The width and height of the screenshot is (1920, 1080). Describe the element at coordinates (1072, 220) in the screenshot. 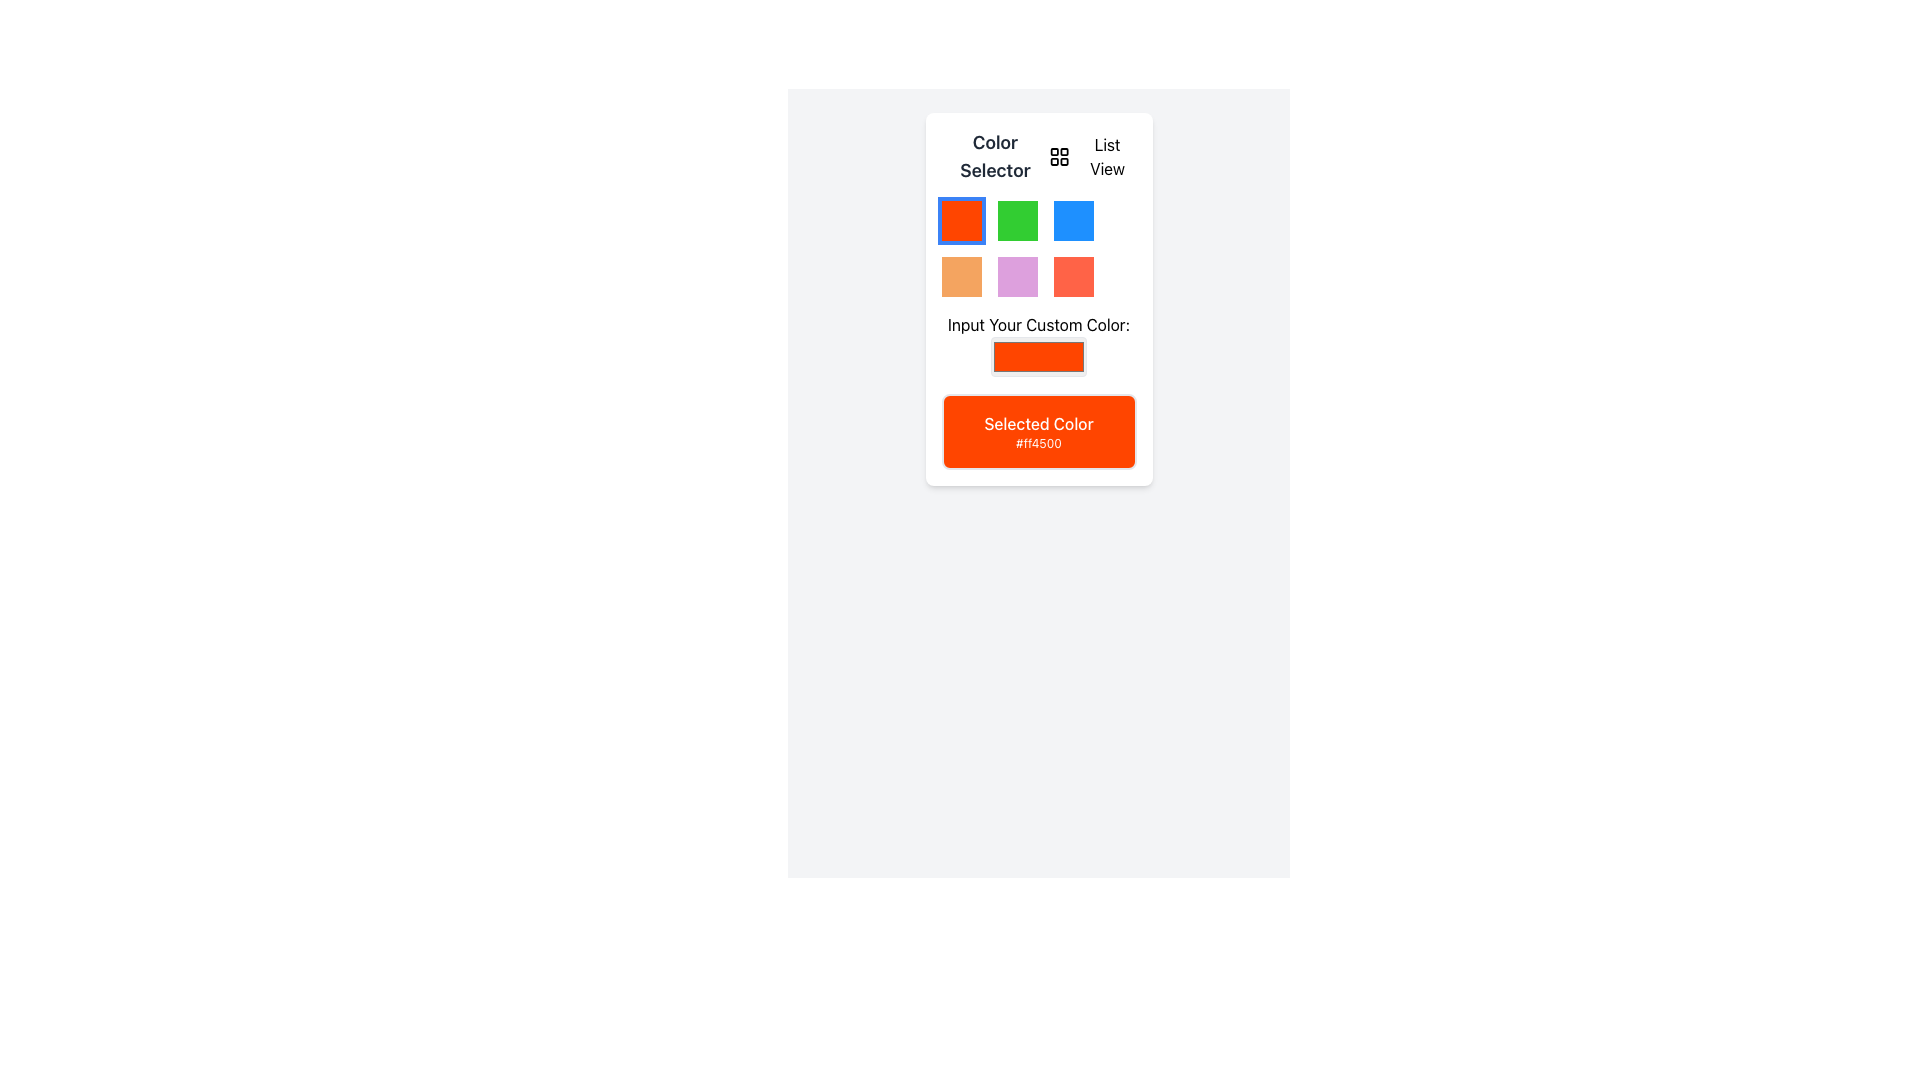

I see `the blue button located in the third column of the top row in a 3x2 grid layout` at that location.